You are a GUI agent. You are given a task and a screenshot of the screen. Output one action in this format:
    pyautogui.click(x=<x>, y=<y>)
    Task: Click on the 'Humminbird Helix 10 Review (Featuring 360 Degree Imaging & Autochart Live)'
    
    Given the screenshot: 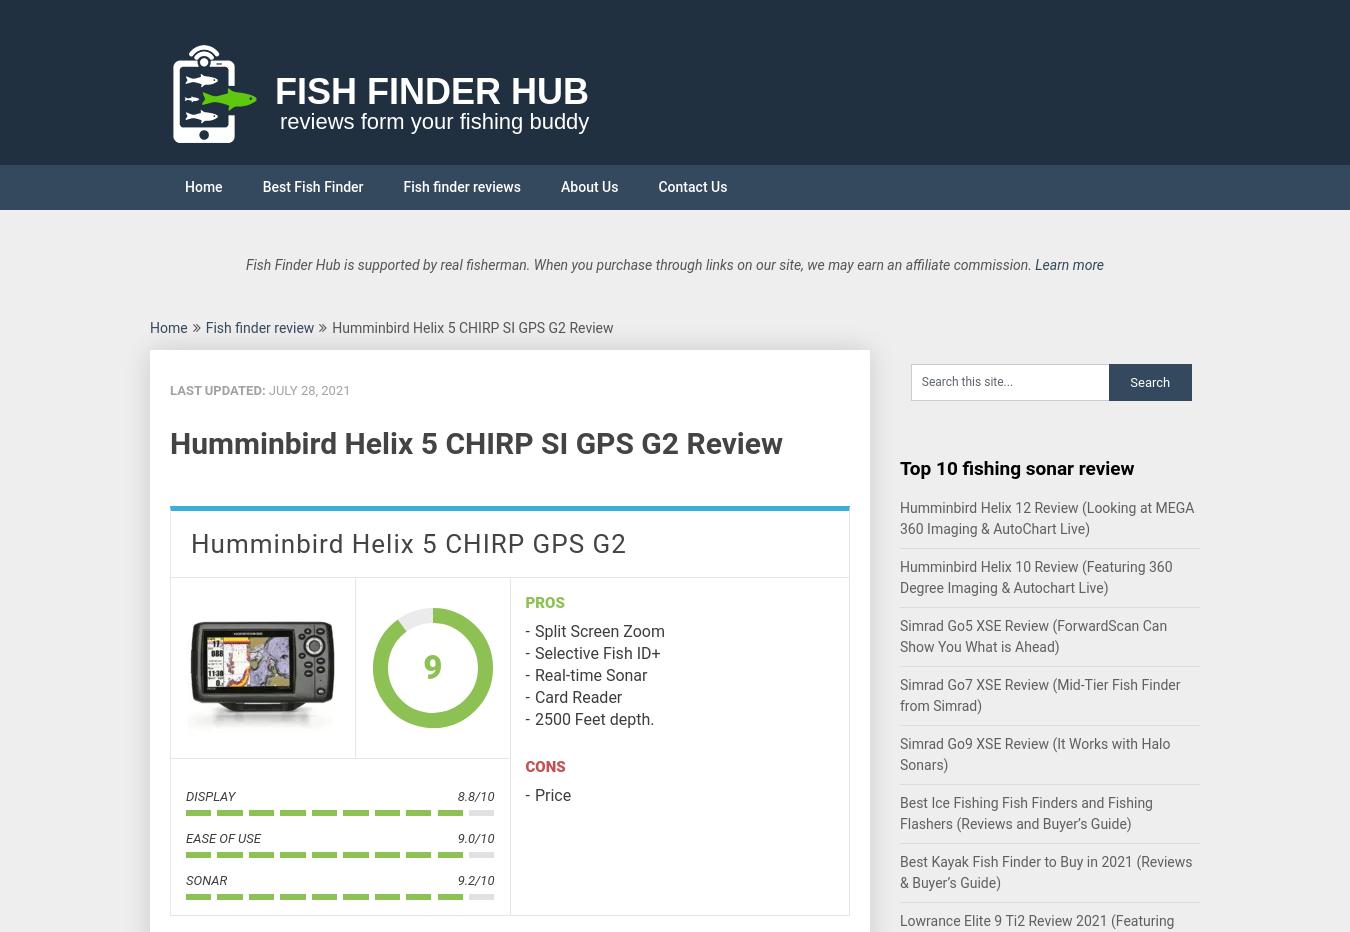 What is the action you would take?
    pyautogui.click(x=1035, y=577)
    